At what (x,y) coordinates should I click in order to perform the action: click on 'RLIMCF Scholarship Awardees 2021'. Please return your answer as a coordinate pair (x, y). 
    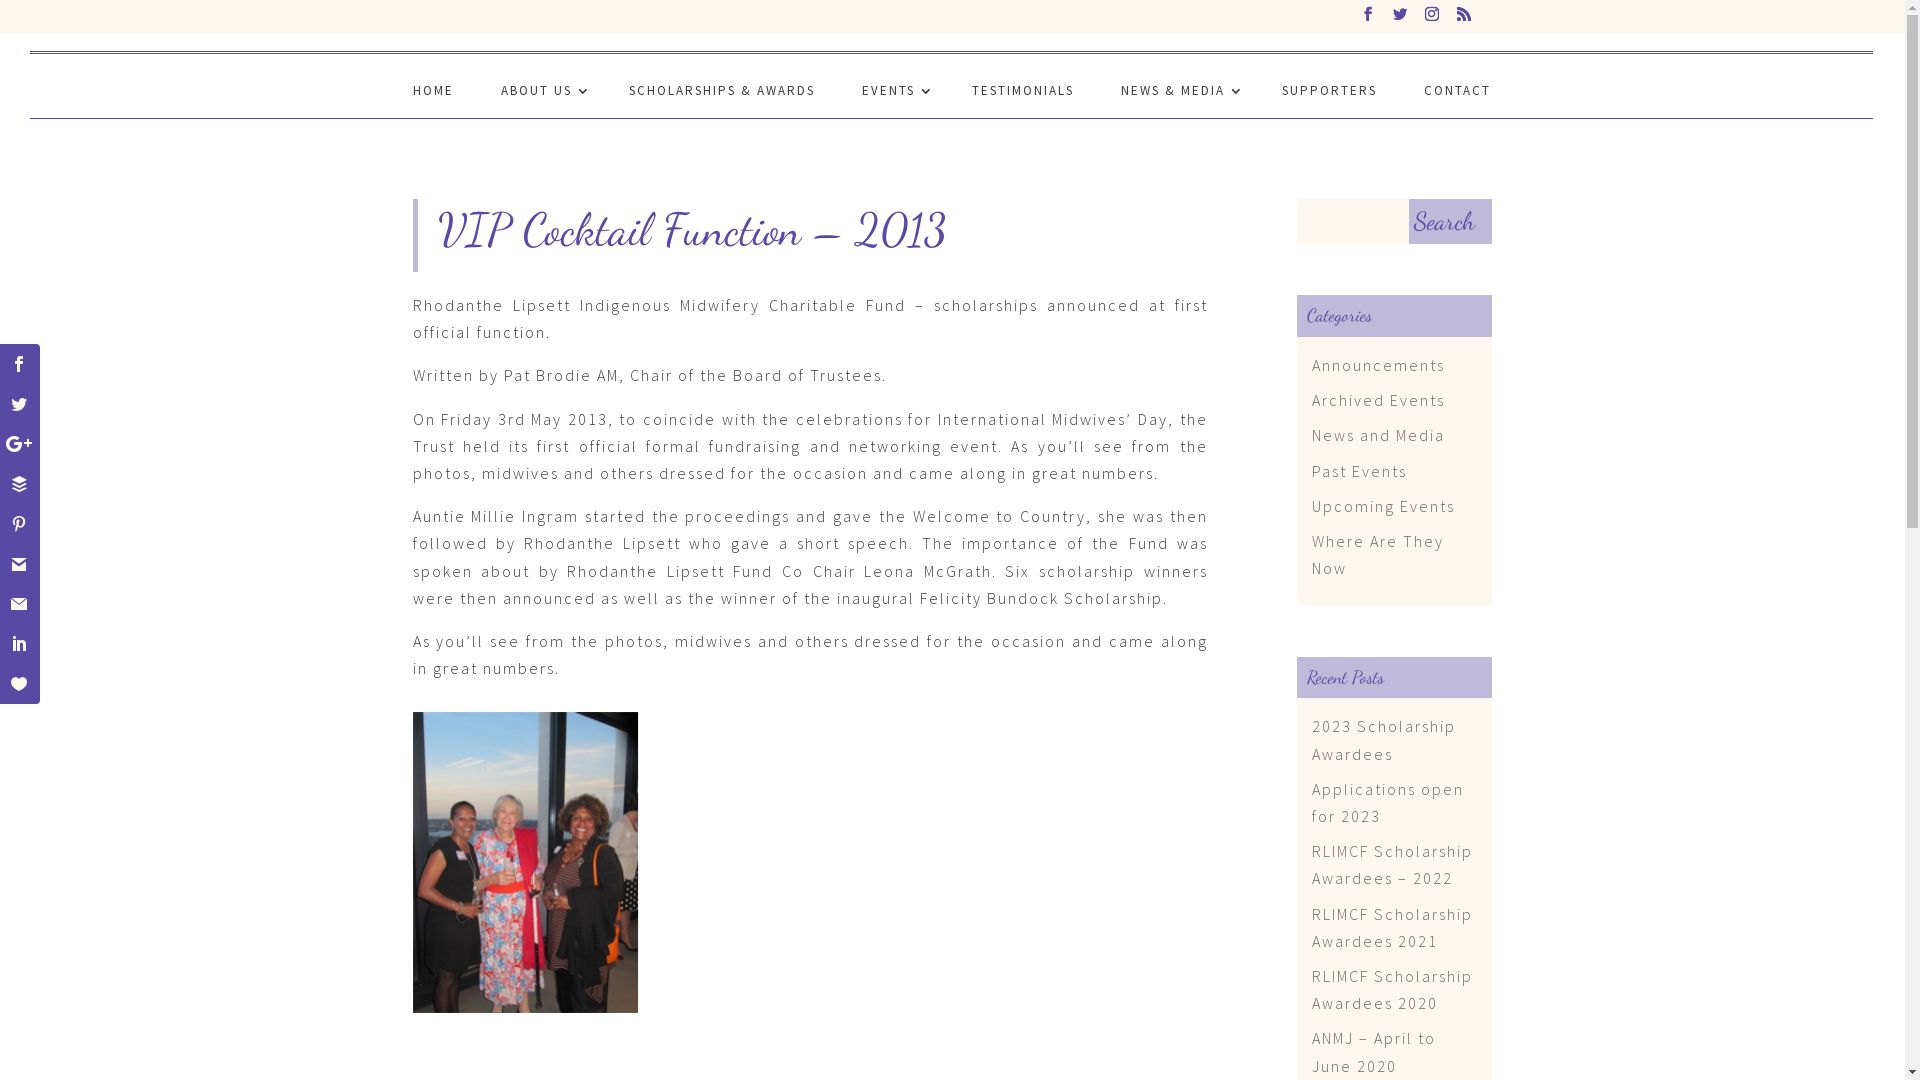
    Looking at the image, I should click on (1311, 927).